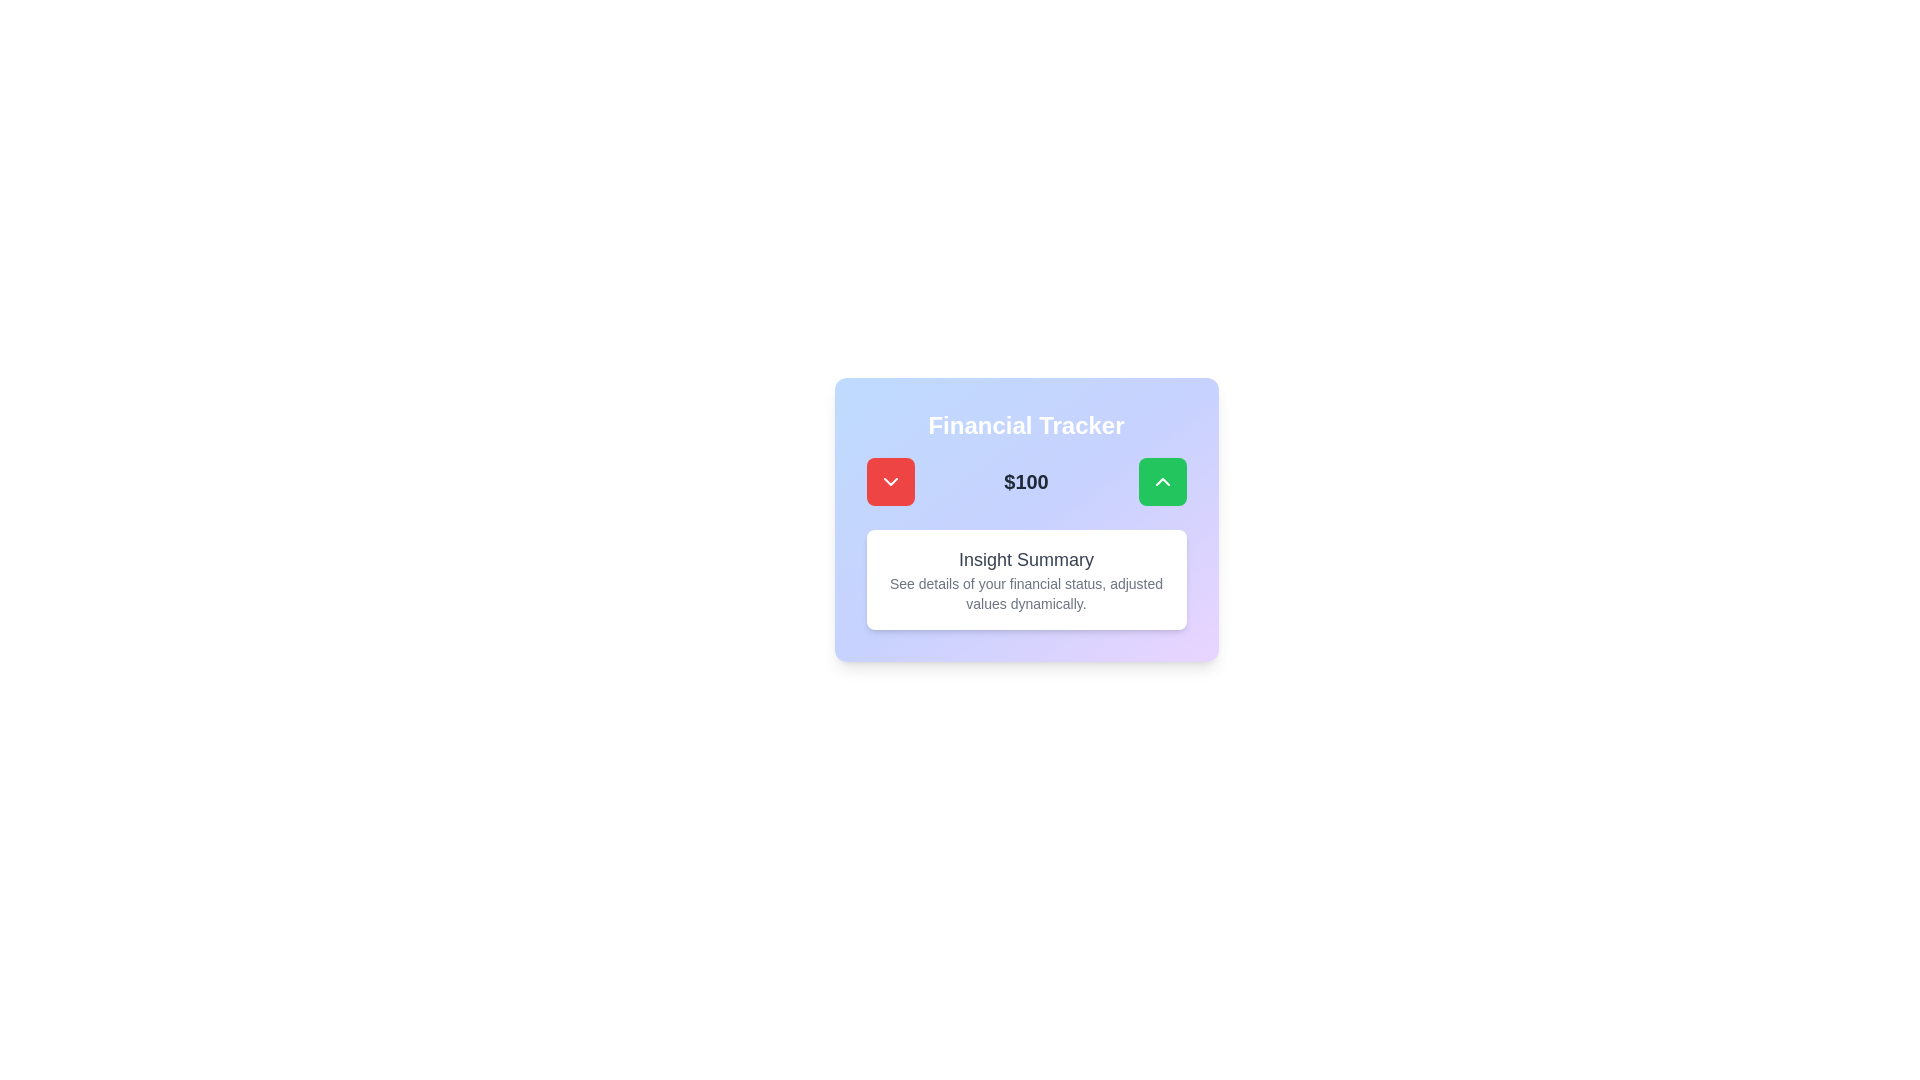 The width and height of the screenshot is (1920, 1080). I want to click on the interactive green button located at the top-left of the 'Financial Tracker' card to receive feedback, so click(1162, 482).